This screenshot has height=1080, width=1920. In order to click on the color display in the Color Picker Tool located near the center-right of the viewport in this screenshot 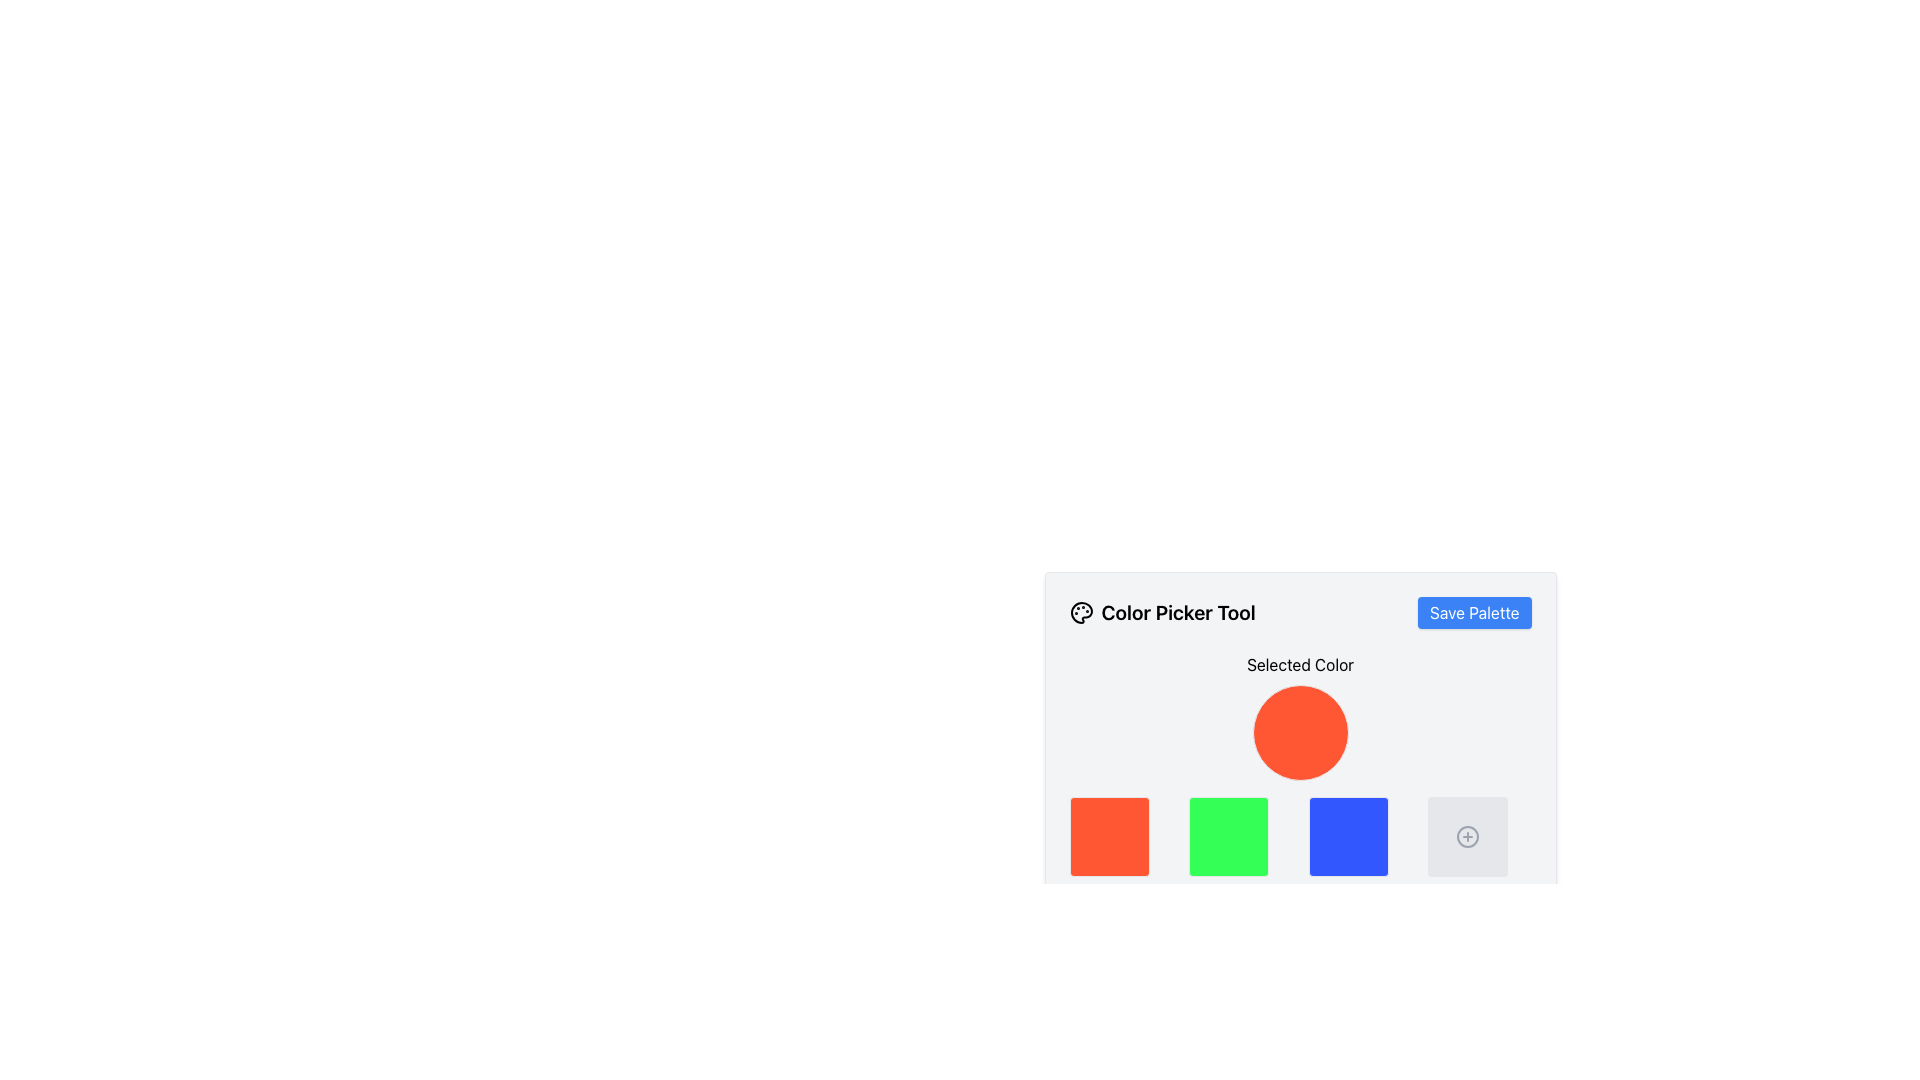, I will do `click(1300, 764)`.